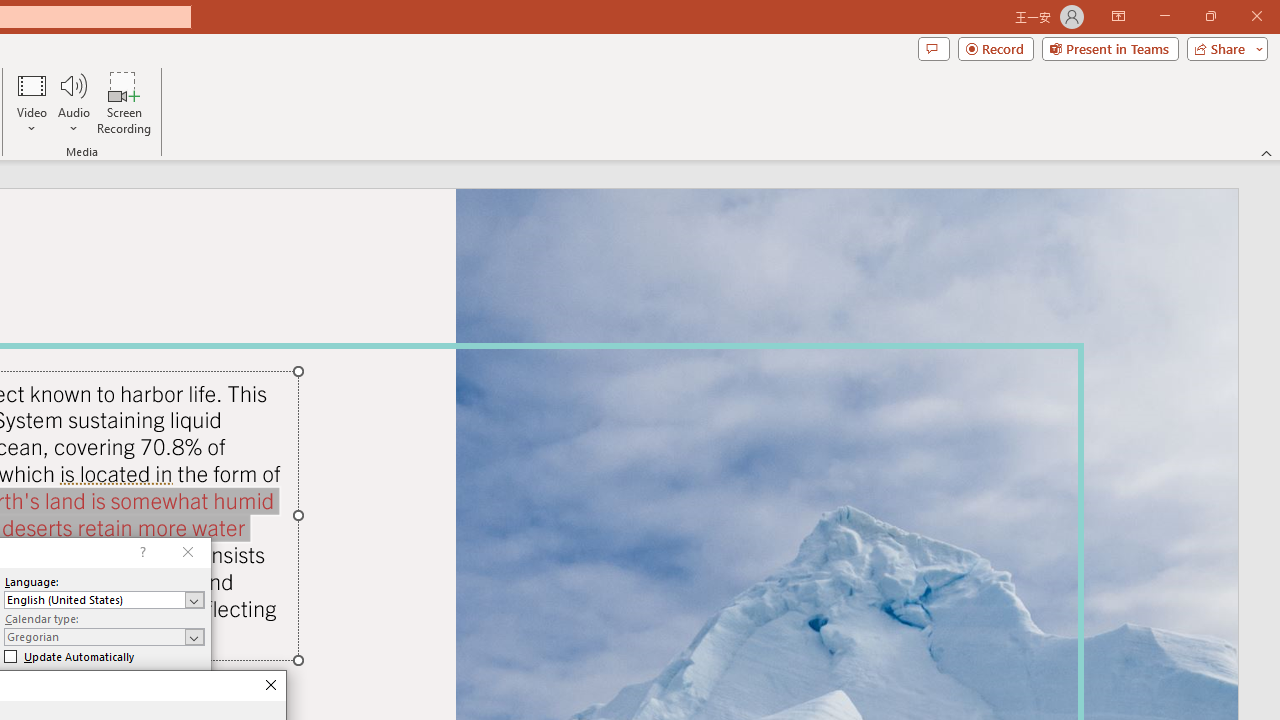  Describe the element at coordinates (1109, 47) in the screenshot. I see `'Present in Teams'` at that location.